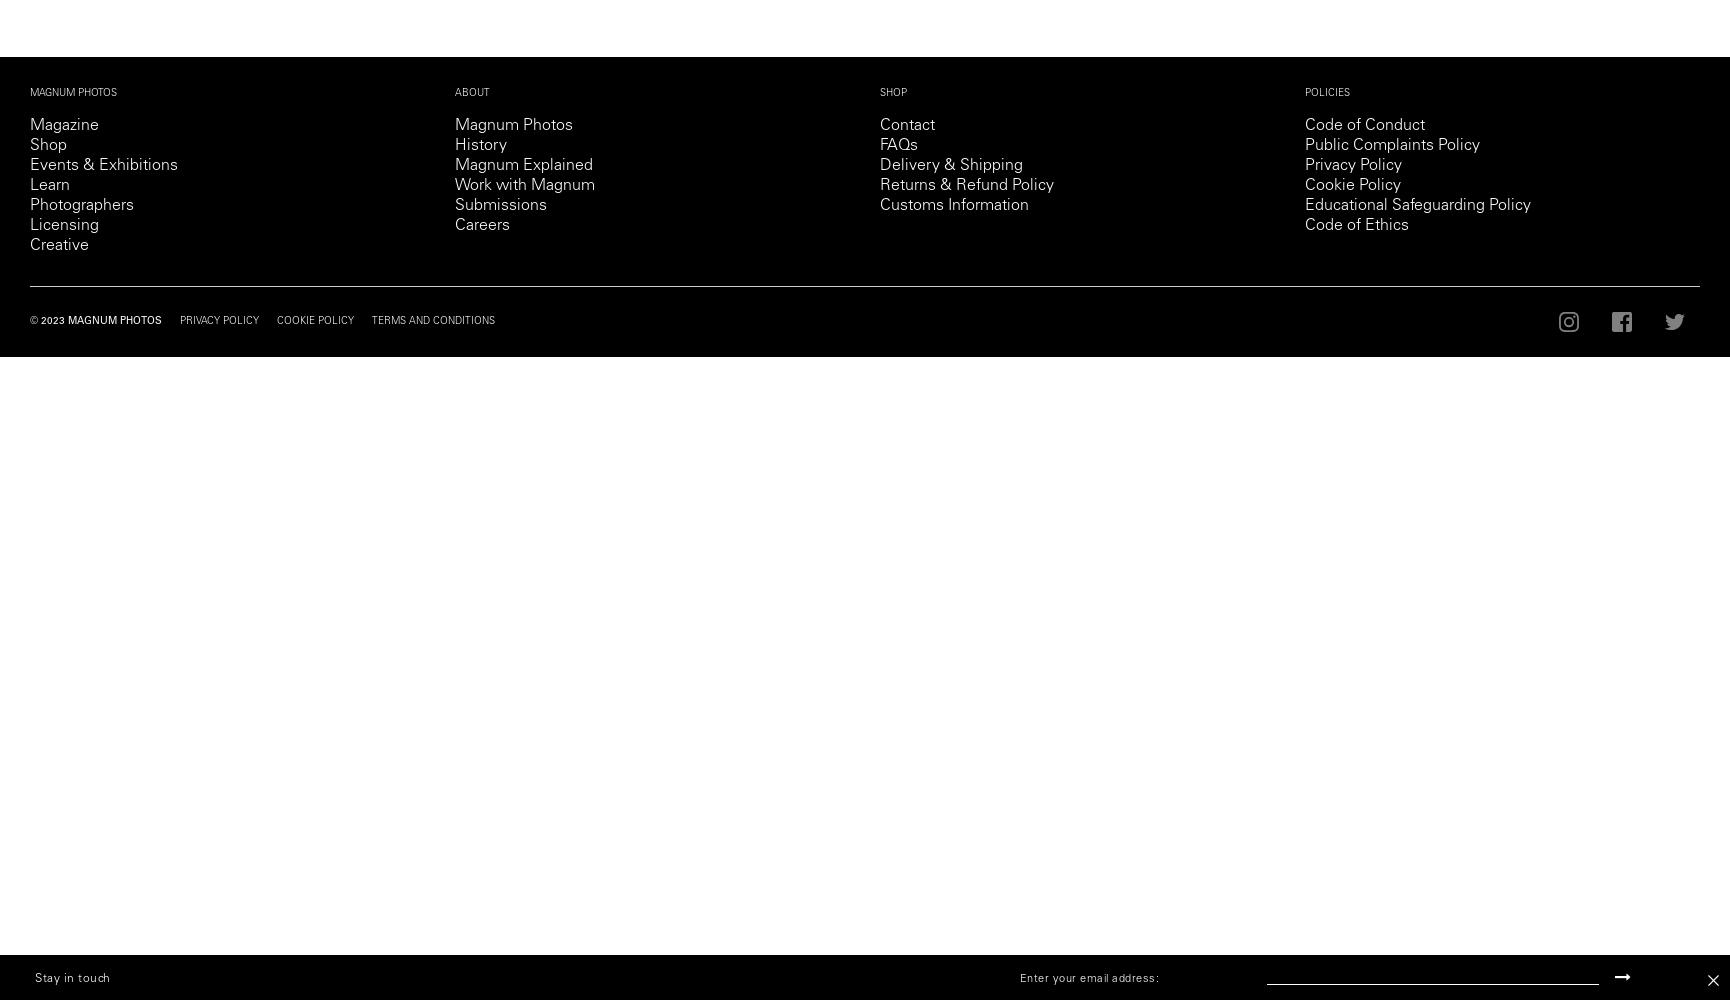  Describe the element at coordinates (1391, 146) in the screenshot. I see `'Public Complaints Policy'` at that location.